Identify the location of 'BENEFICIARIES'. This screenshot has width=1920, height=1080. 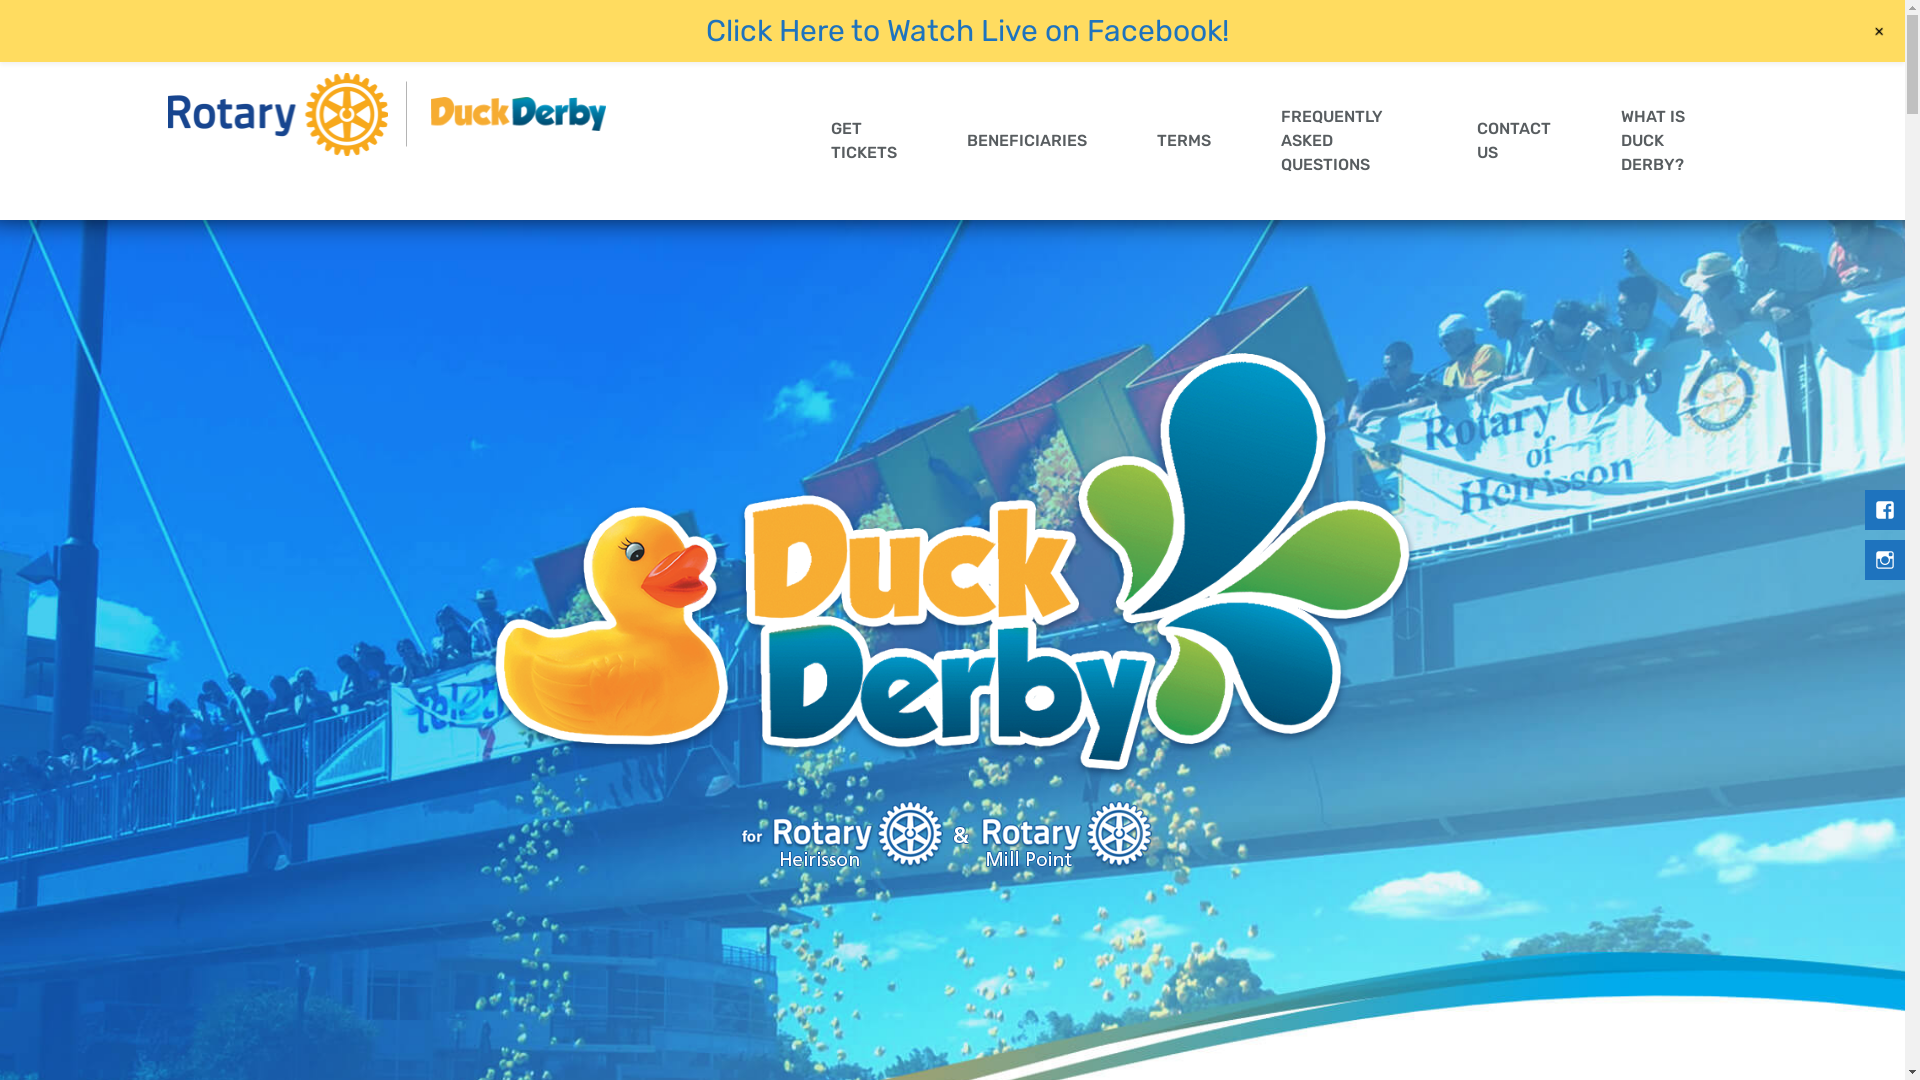
(930, 140).